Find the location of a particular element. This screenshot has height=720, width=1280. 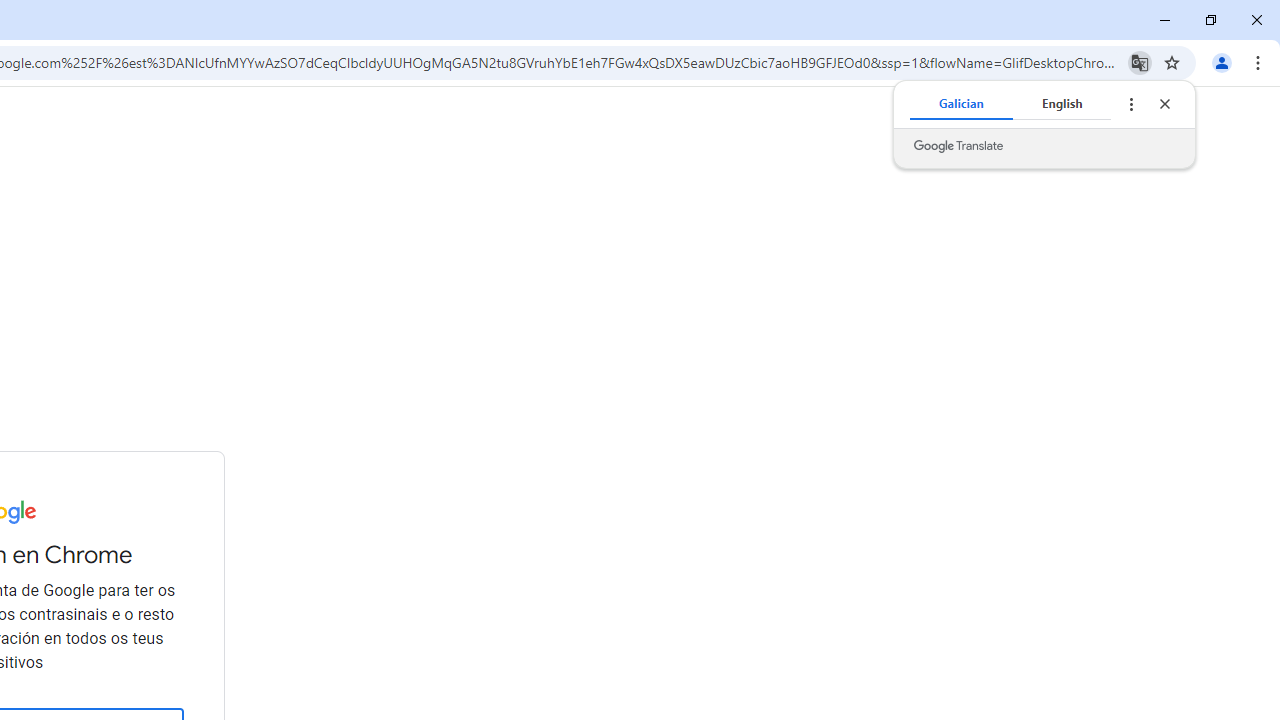

'Translate options' is located at coordinates (1130, 104).